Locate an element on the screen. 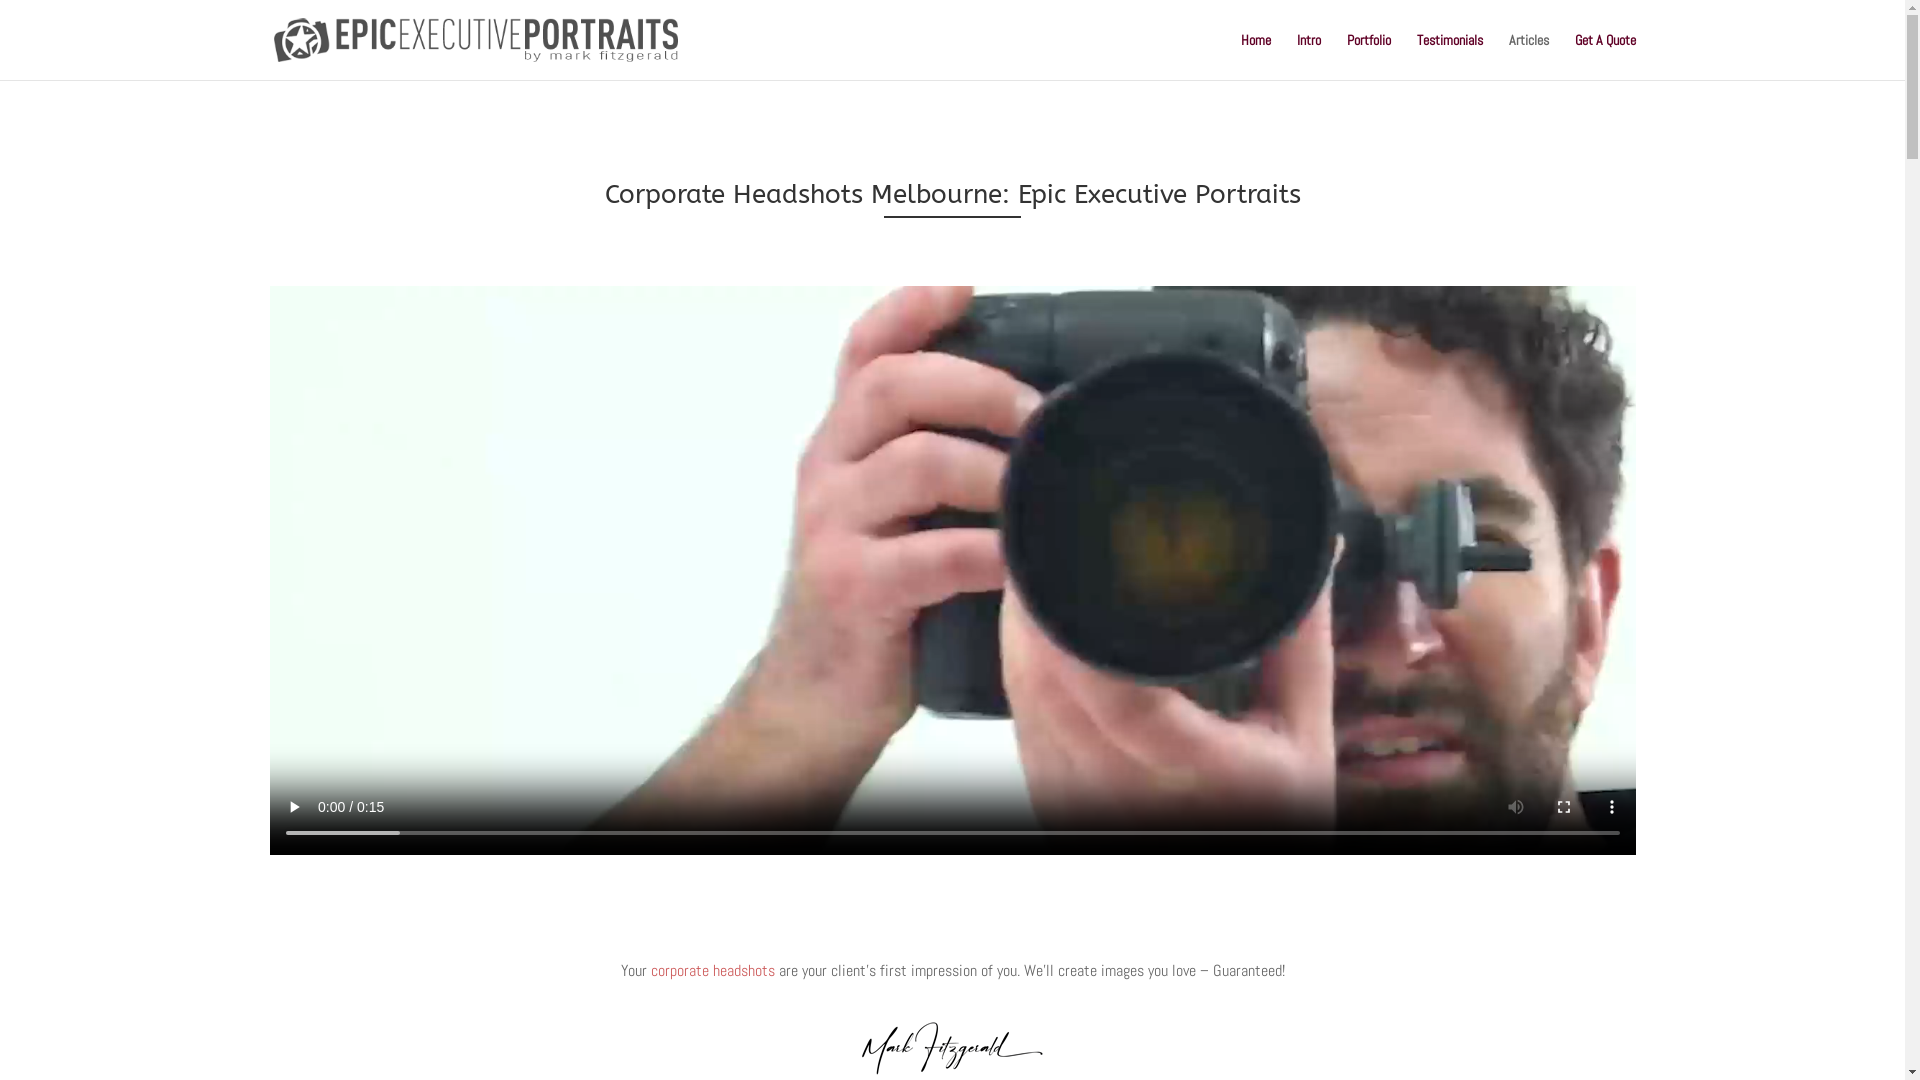 This screenshot has width=1920, height=1080. 'Get A Quote' is located at coordinates (1604, 55).